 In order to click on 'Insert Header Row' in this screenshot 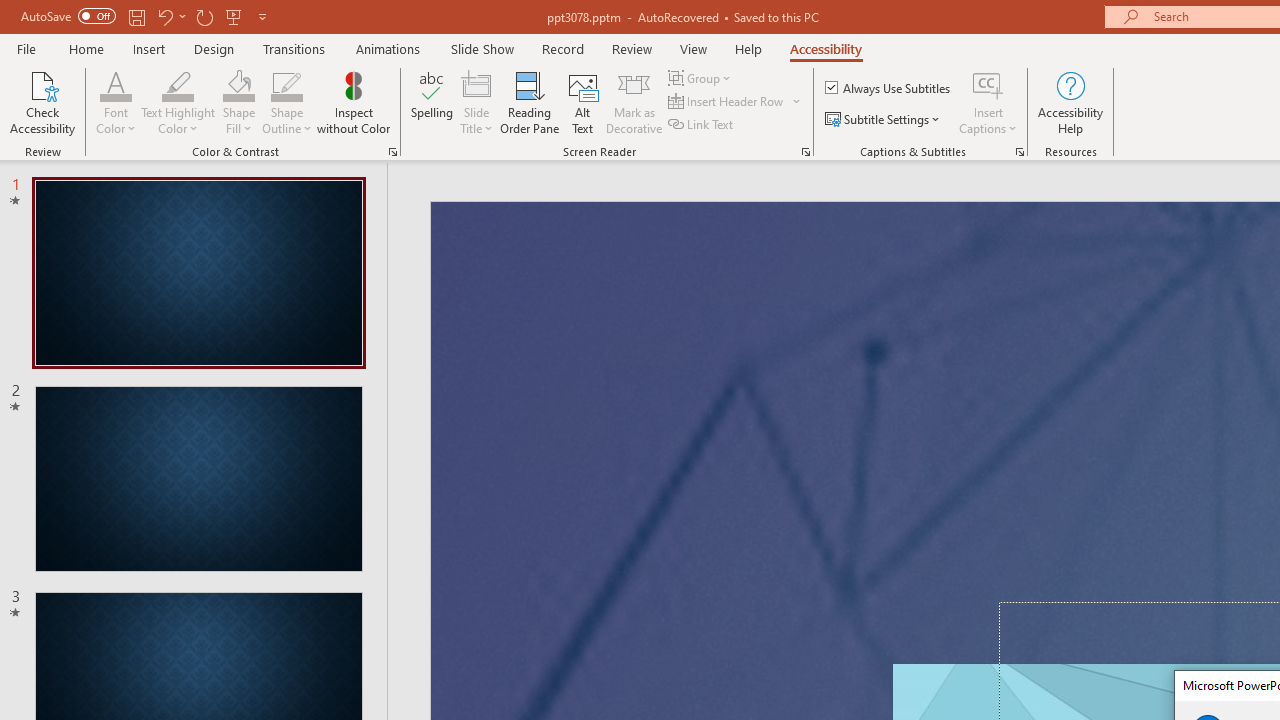, I will do `click(735, 101)`.